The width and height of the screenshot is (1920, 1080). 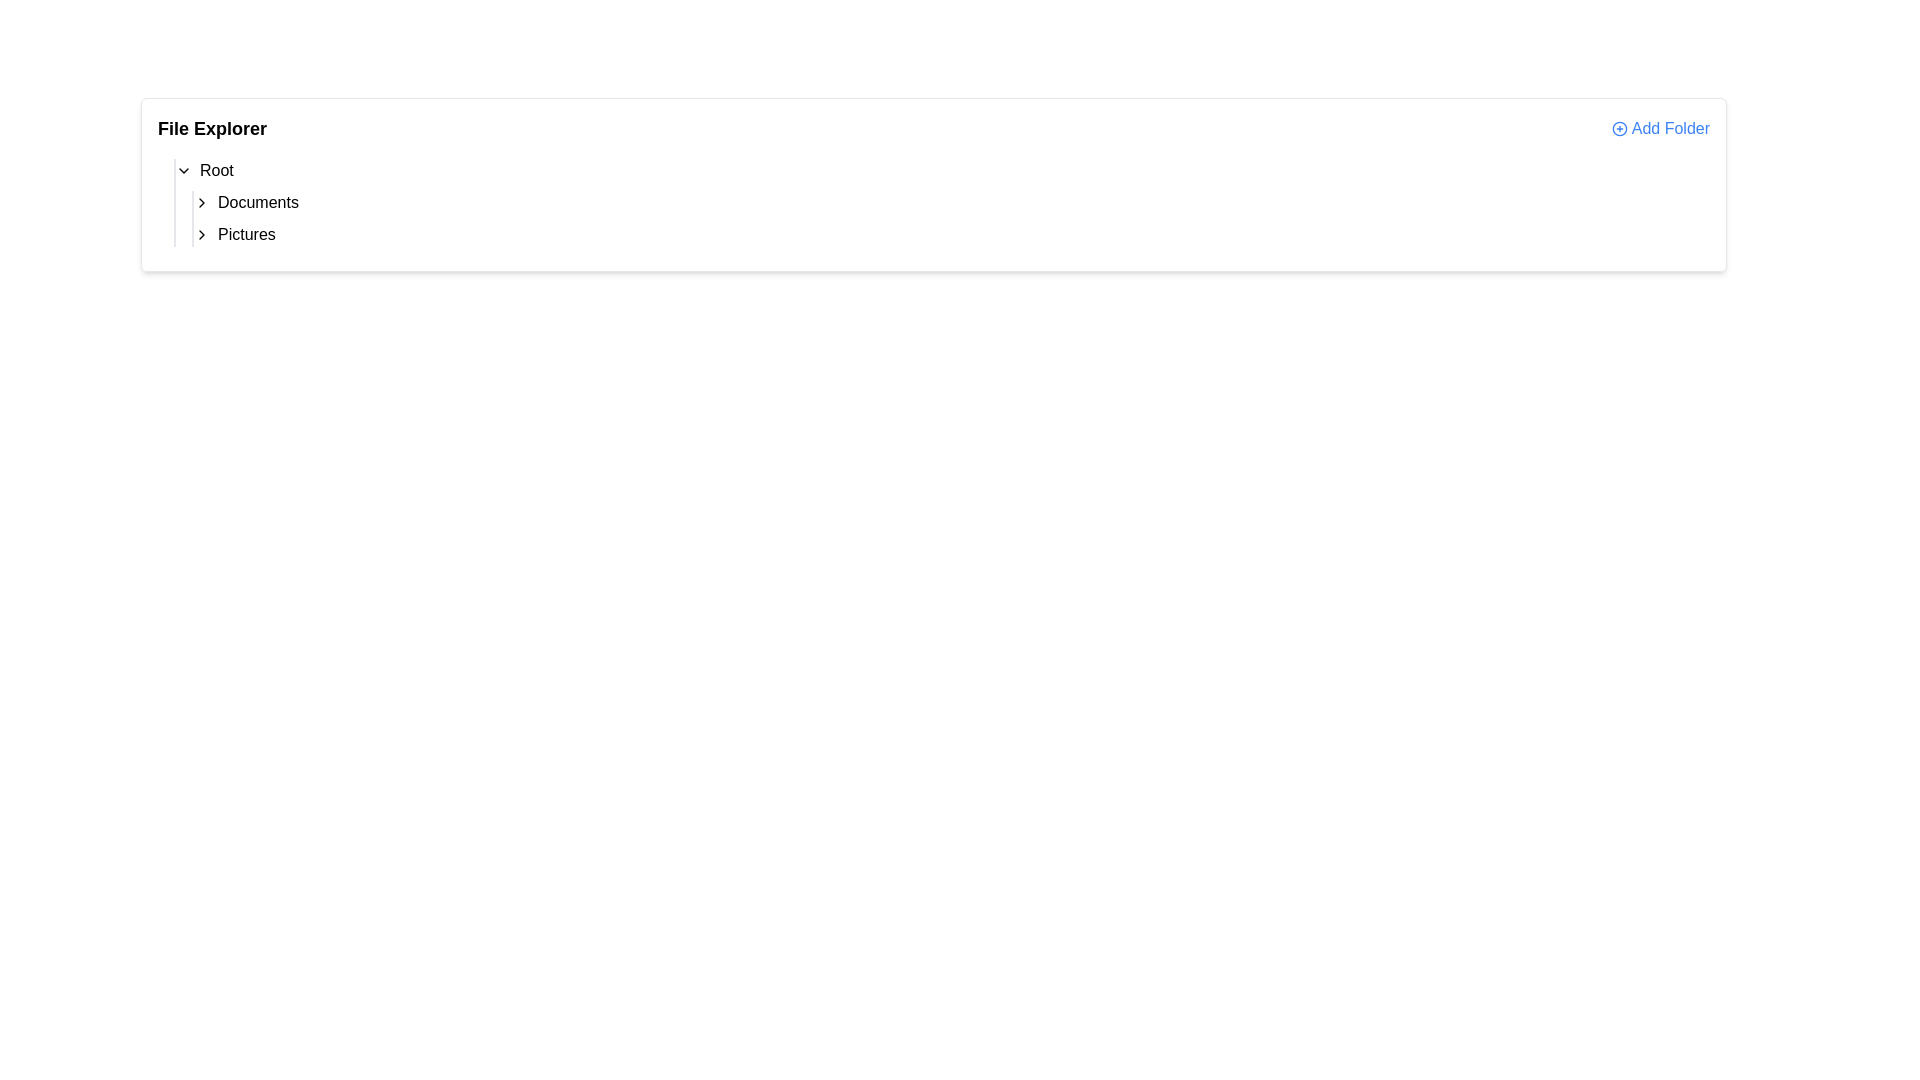 I want to click on the label for the root directory in the File Explorer section to initiate a tooltip or highlight, so click(x=216, y=169).